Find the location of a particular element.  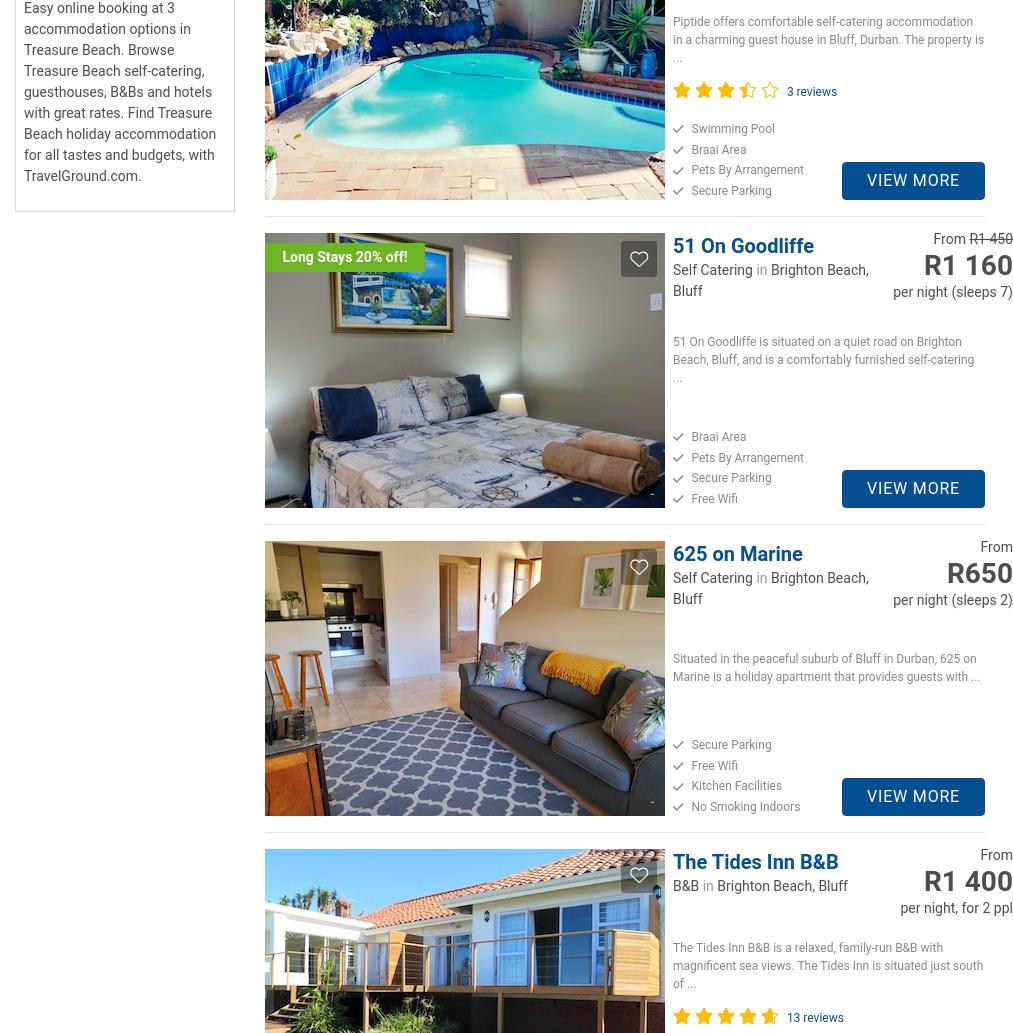

'per night, for 2 ppl' is located at coordinates (899, 907).